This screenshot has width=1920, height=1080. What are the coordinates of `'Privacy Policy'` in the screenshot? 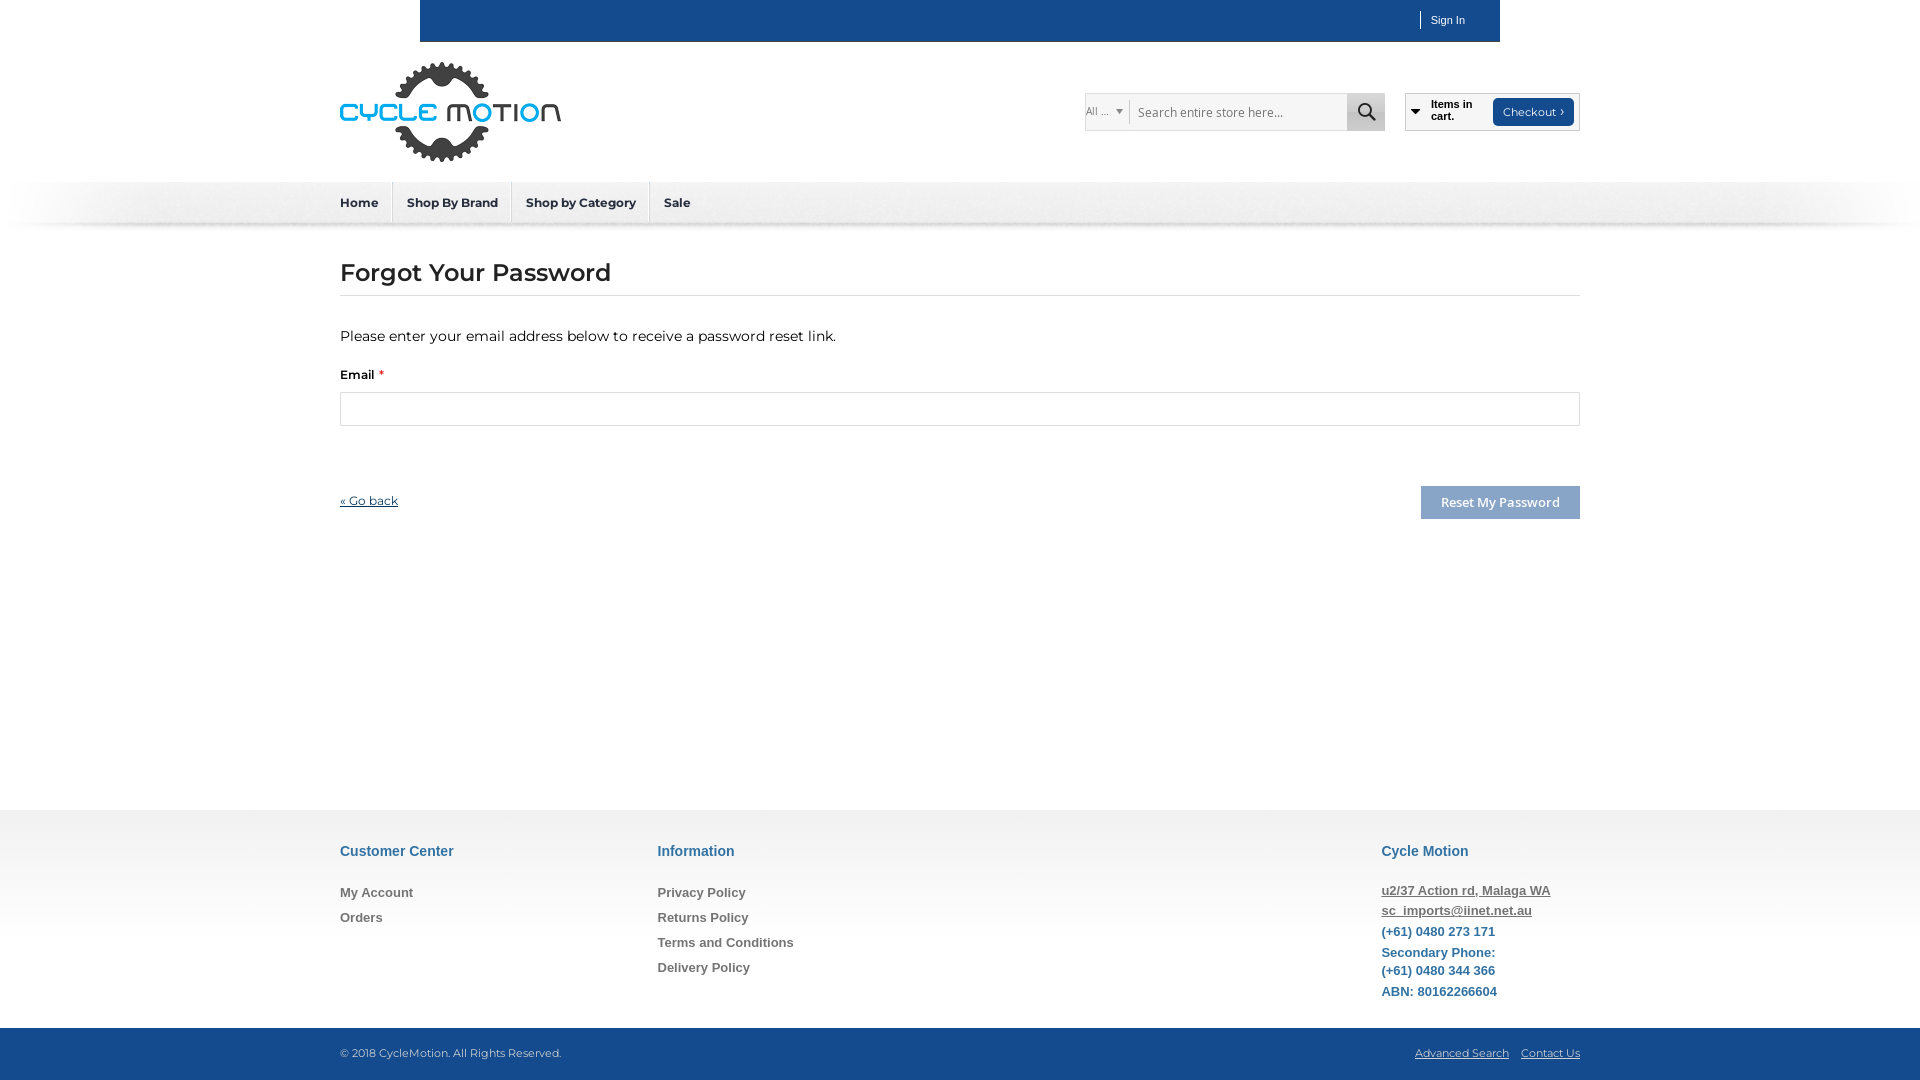 It's located at (701, 891).